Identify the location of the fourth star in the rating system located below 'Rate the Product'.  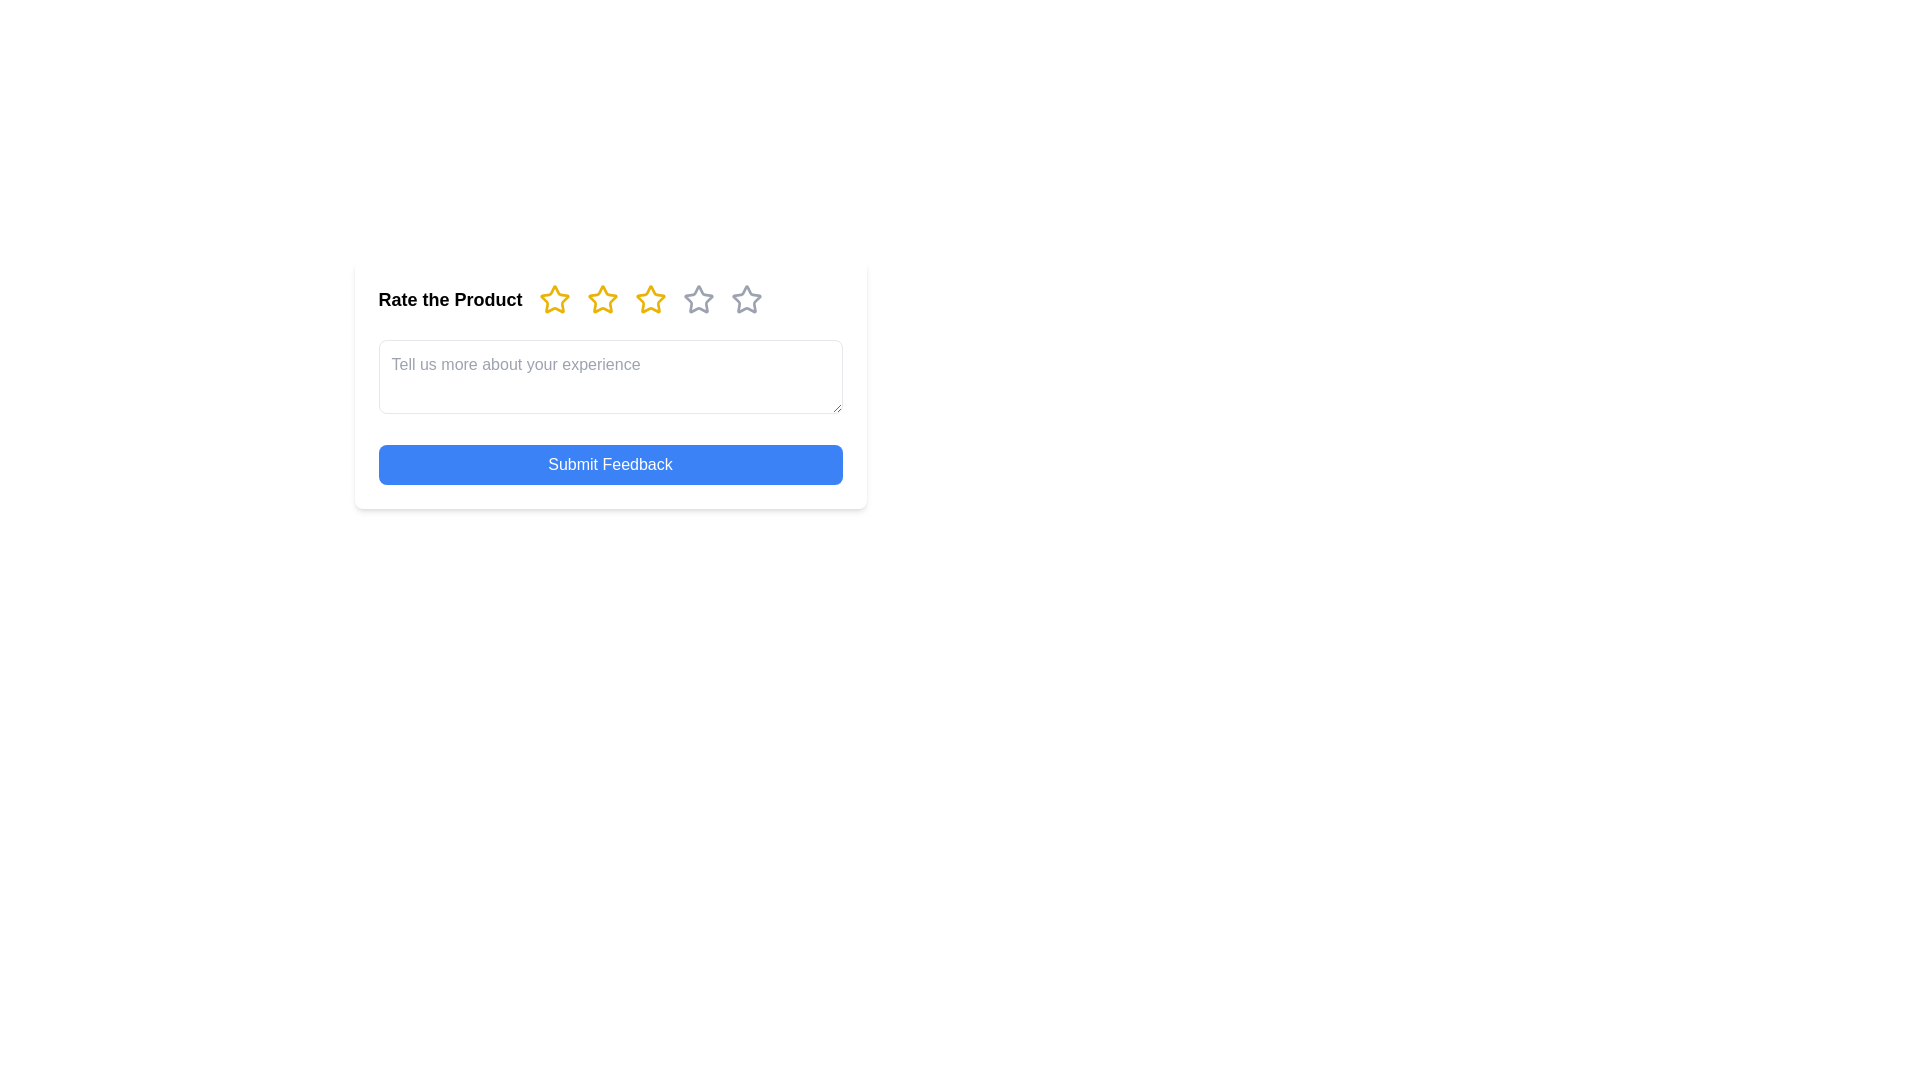
(650, 300).